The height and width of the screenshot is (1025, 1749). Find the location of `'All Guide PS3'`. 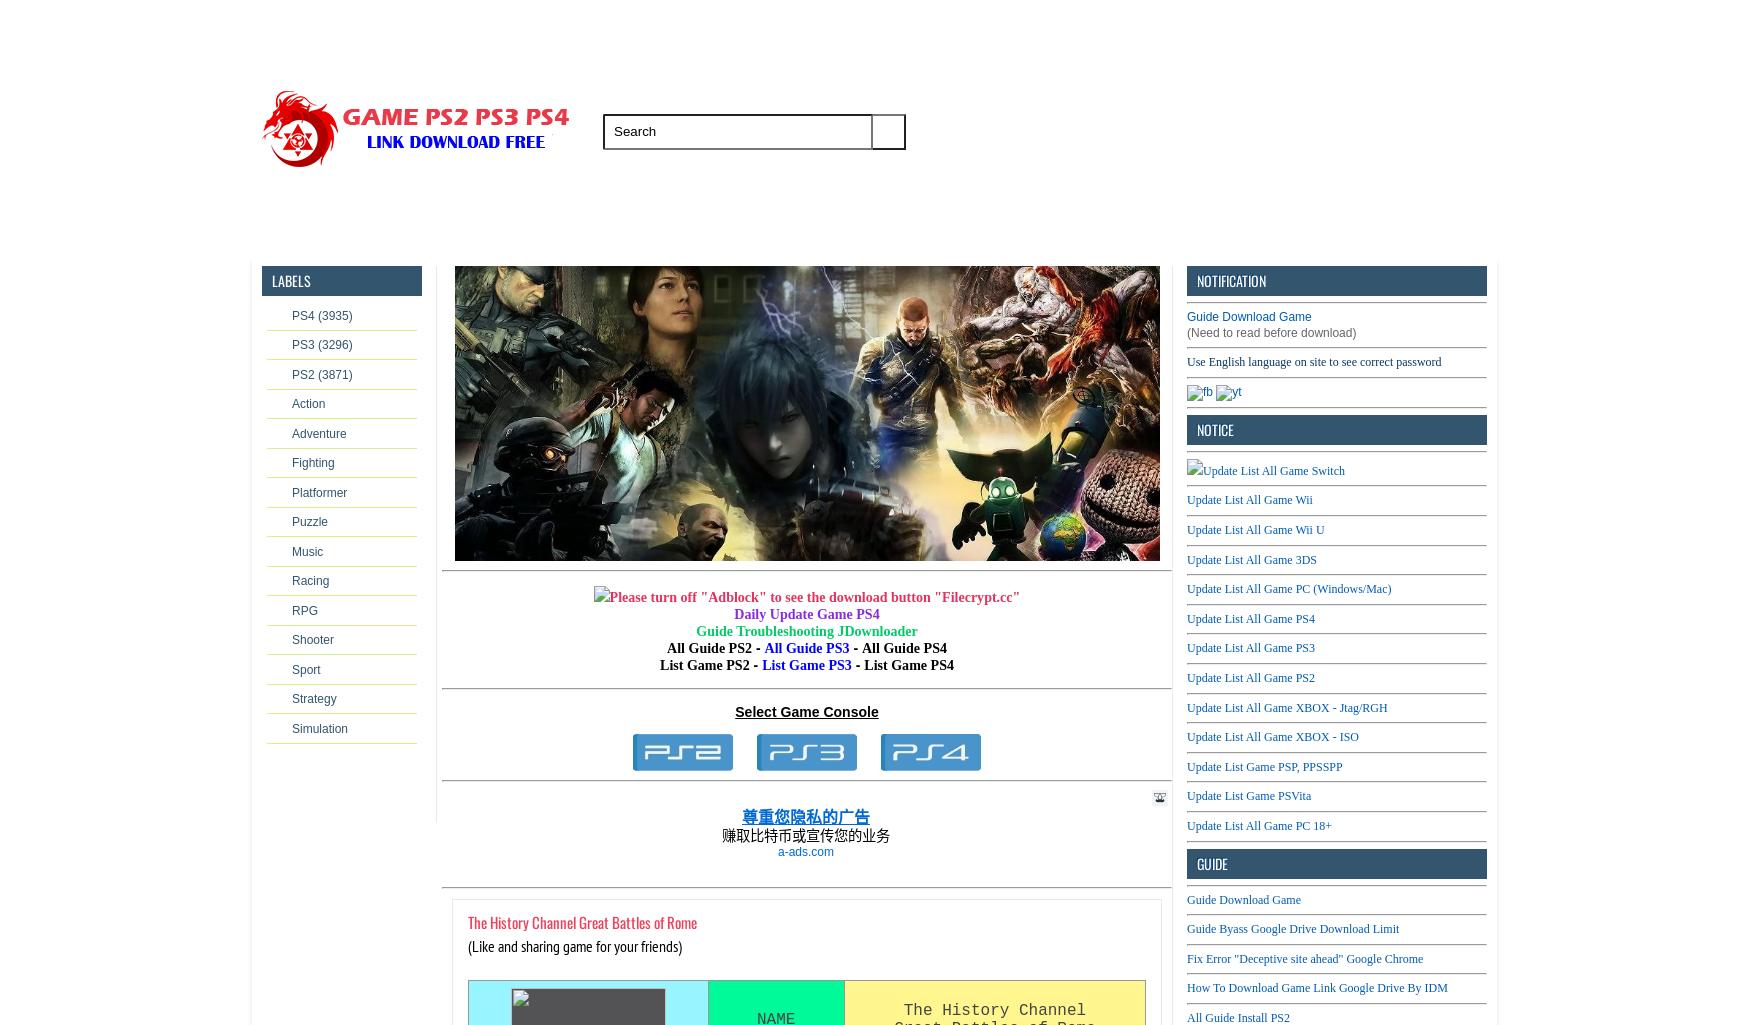

'All Guide PS3' is located at coordinates (806, 647).